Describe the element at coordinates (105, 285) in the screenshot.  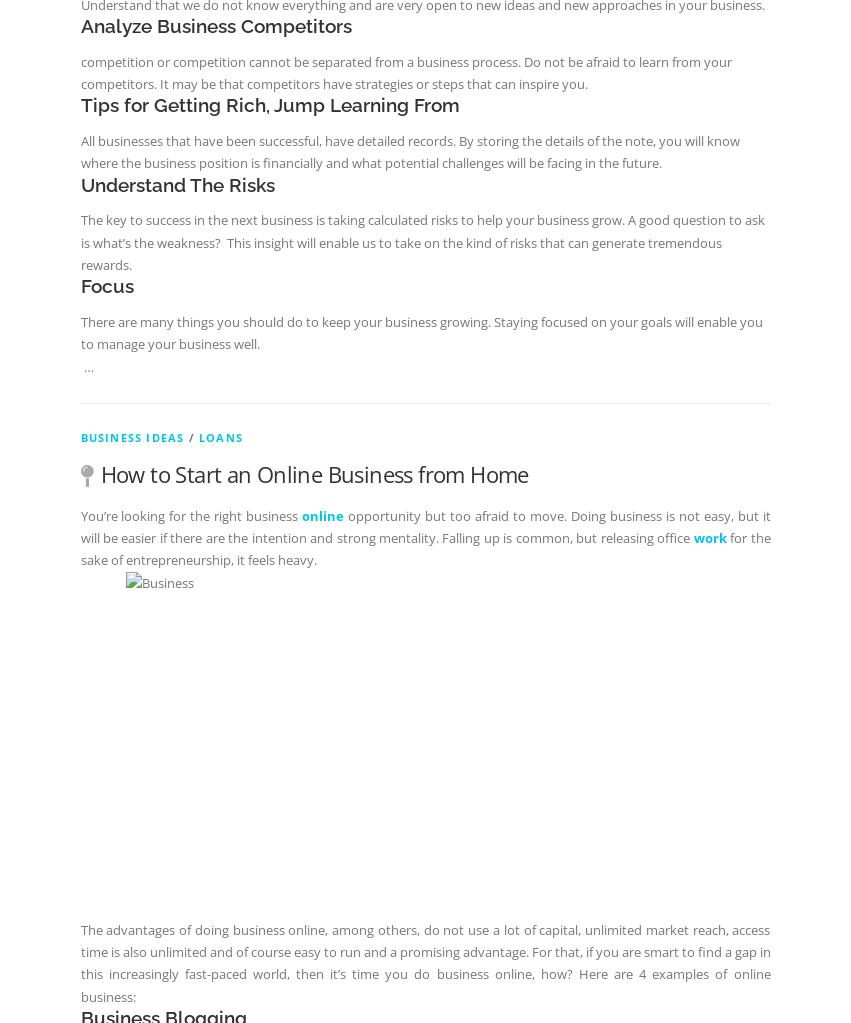
I see `'Focus'` at that location.